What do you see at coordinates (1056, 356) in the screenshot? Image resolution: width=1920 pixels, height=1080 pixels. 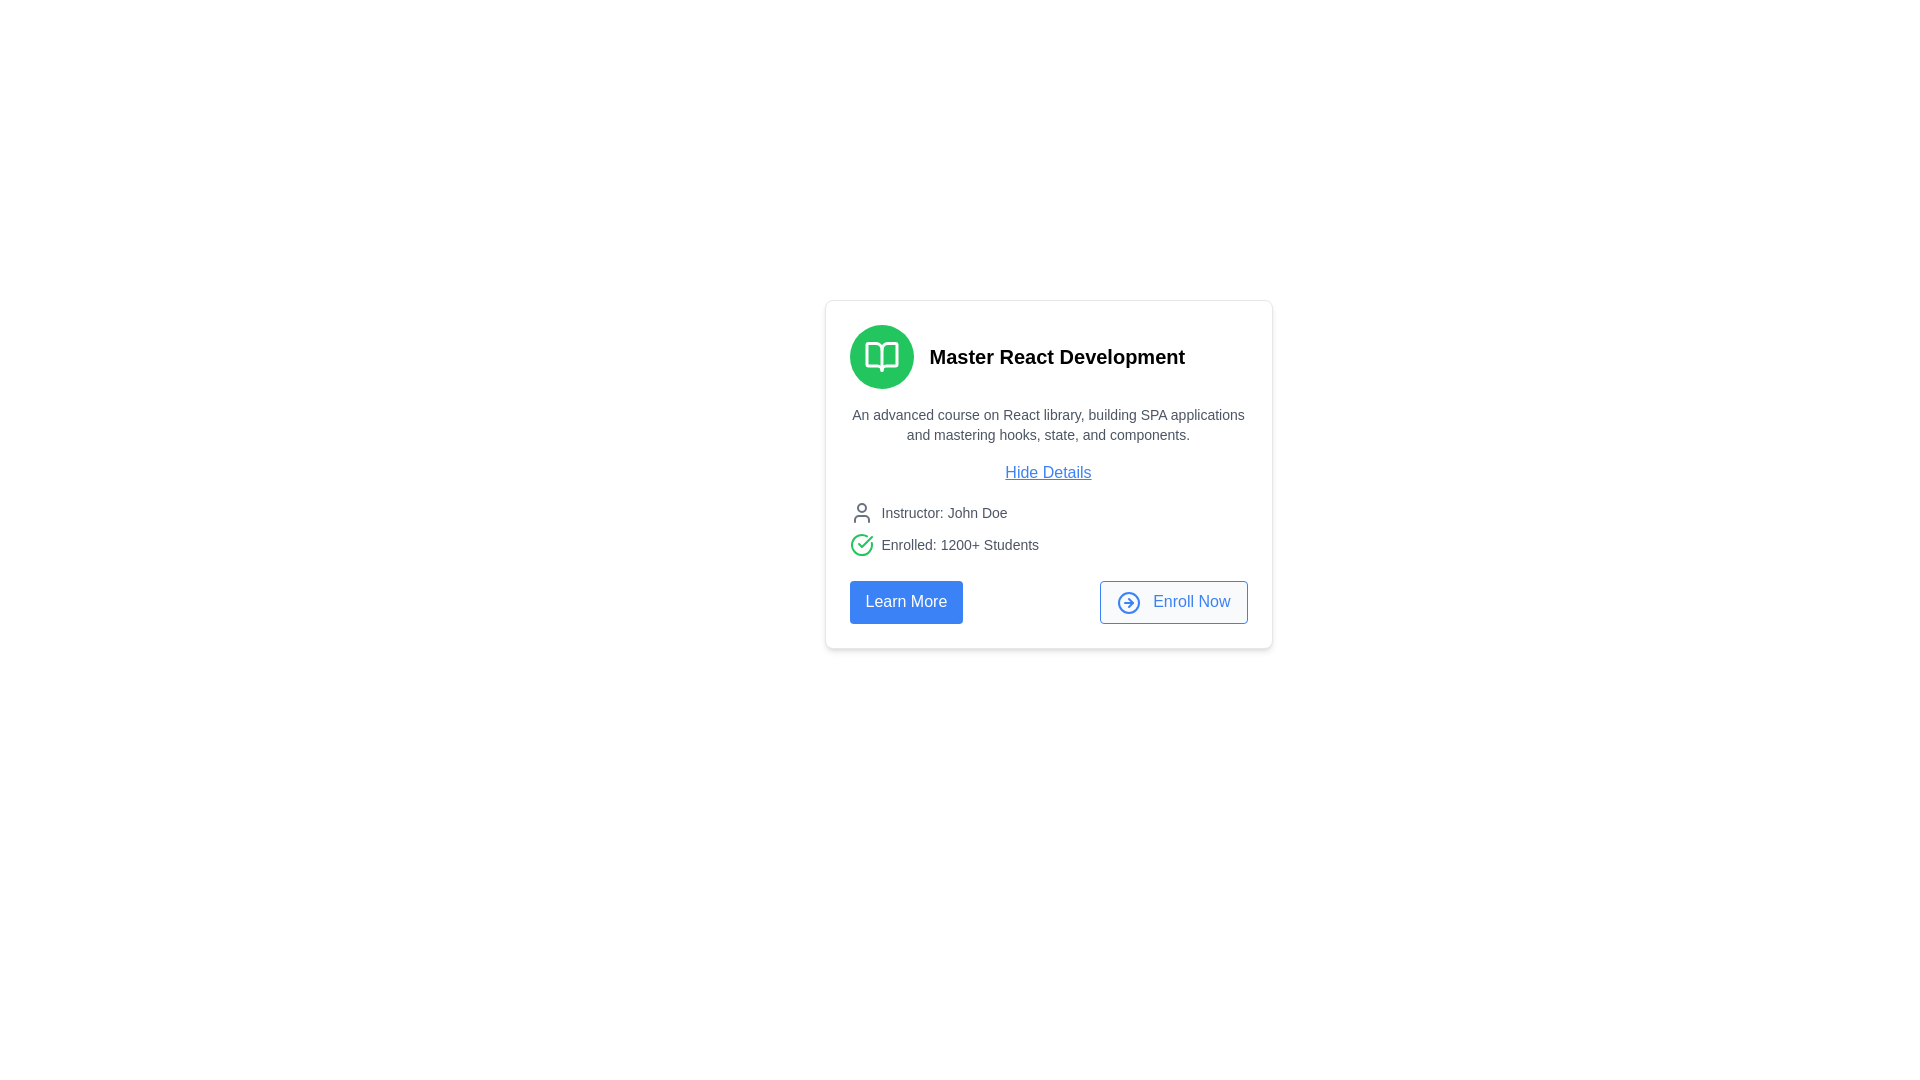 I see `text element 'Master React Development.' which is a bold title displayed in black, centered near the top of its content card` at bounding box center [1056, 356].